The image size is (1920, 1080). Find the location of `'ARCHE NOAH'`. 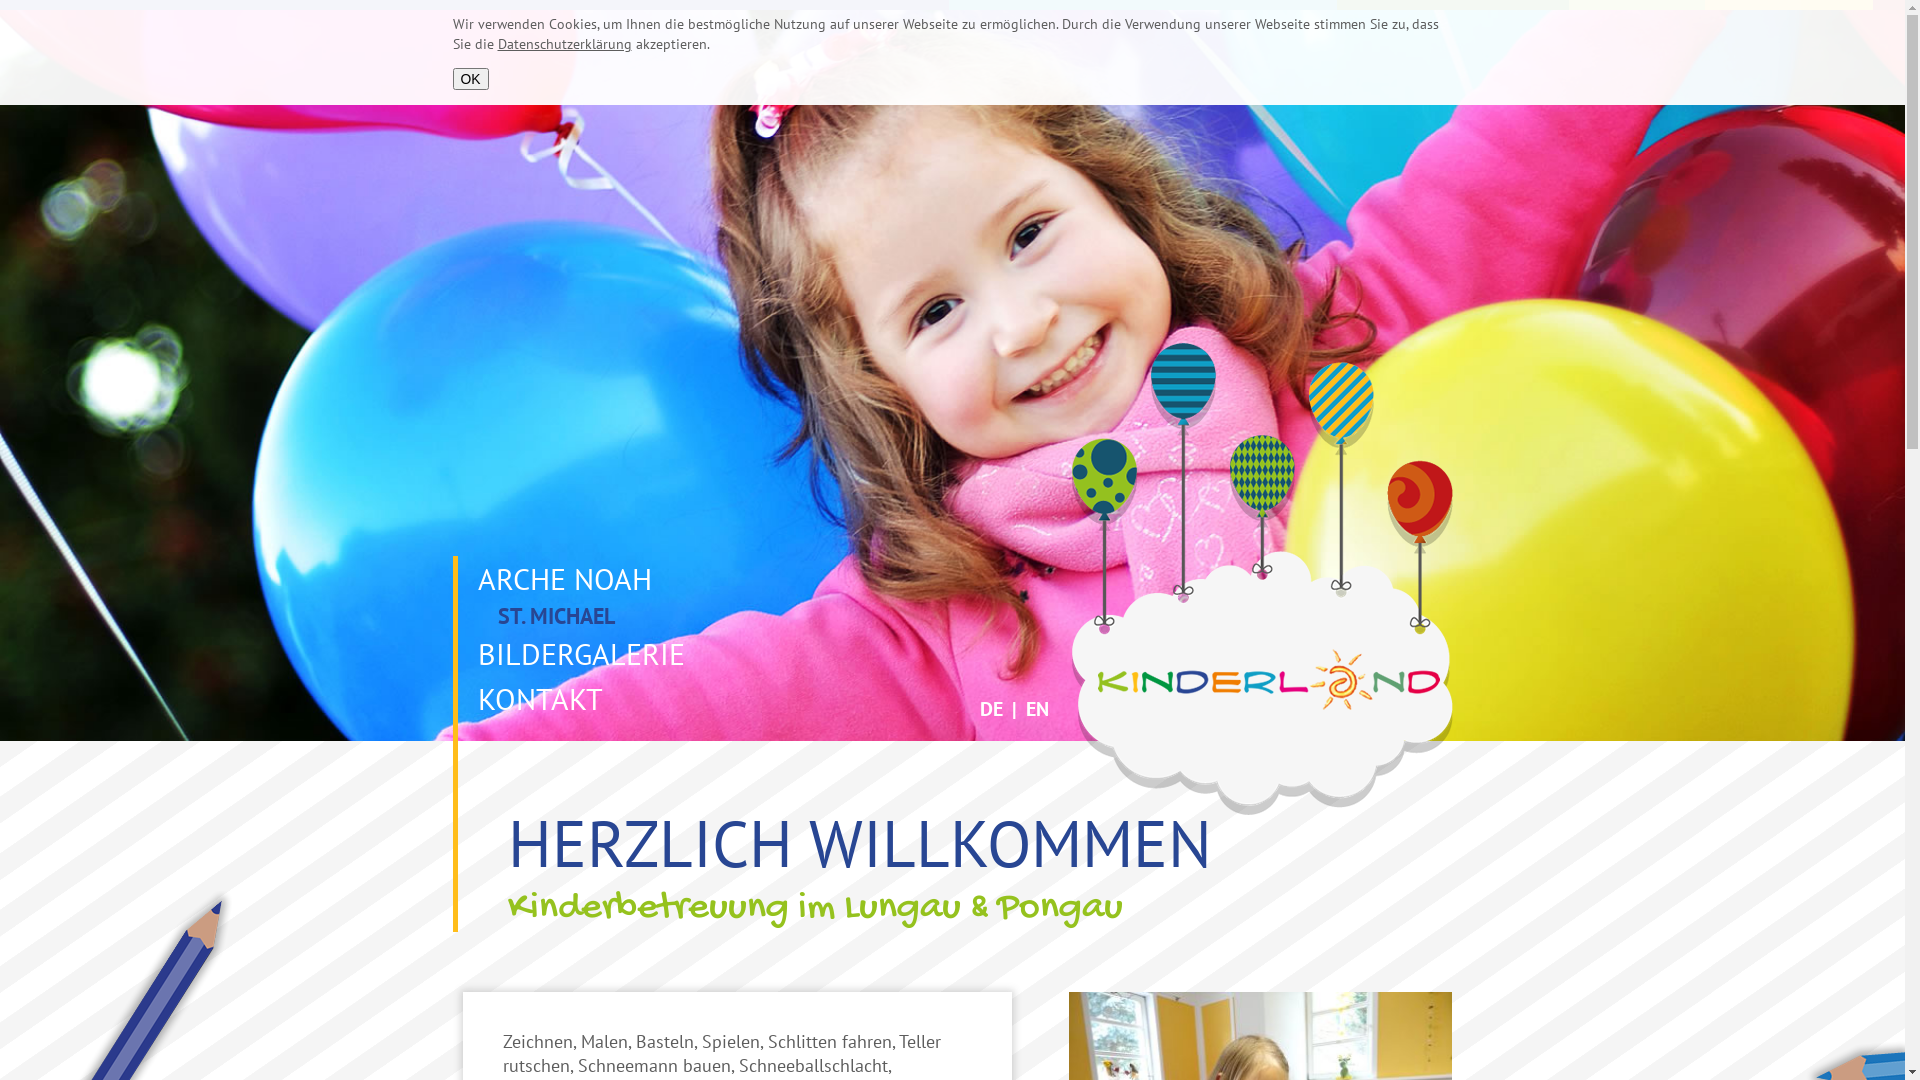

'ARCHE NOAH' is located at coordinates (560, 578).